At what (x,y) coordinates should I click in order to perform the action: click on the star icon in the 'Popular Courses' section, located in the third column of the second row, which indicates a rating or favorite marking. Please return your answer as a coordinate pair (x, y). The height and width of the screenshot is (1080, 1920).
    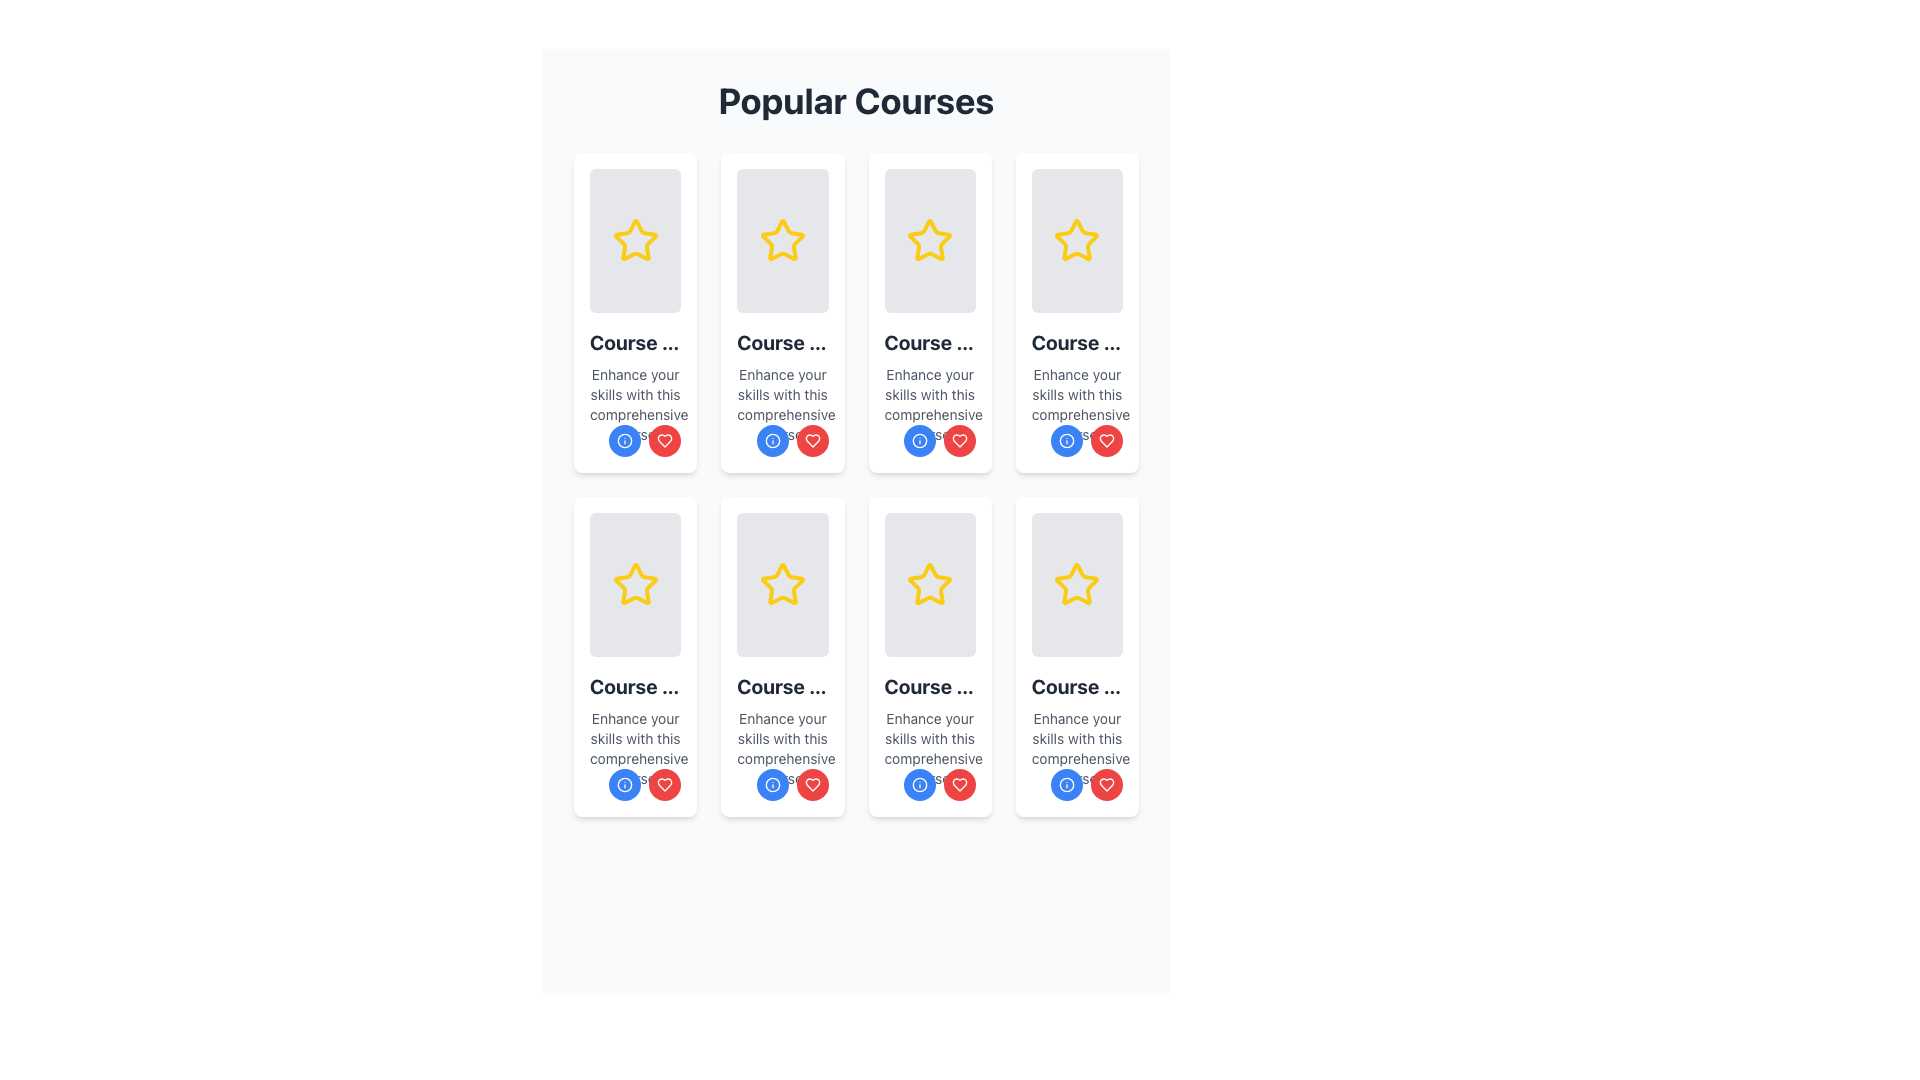
    Looking at the image, I should click on (929, 585).